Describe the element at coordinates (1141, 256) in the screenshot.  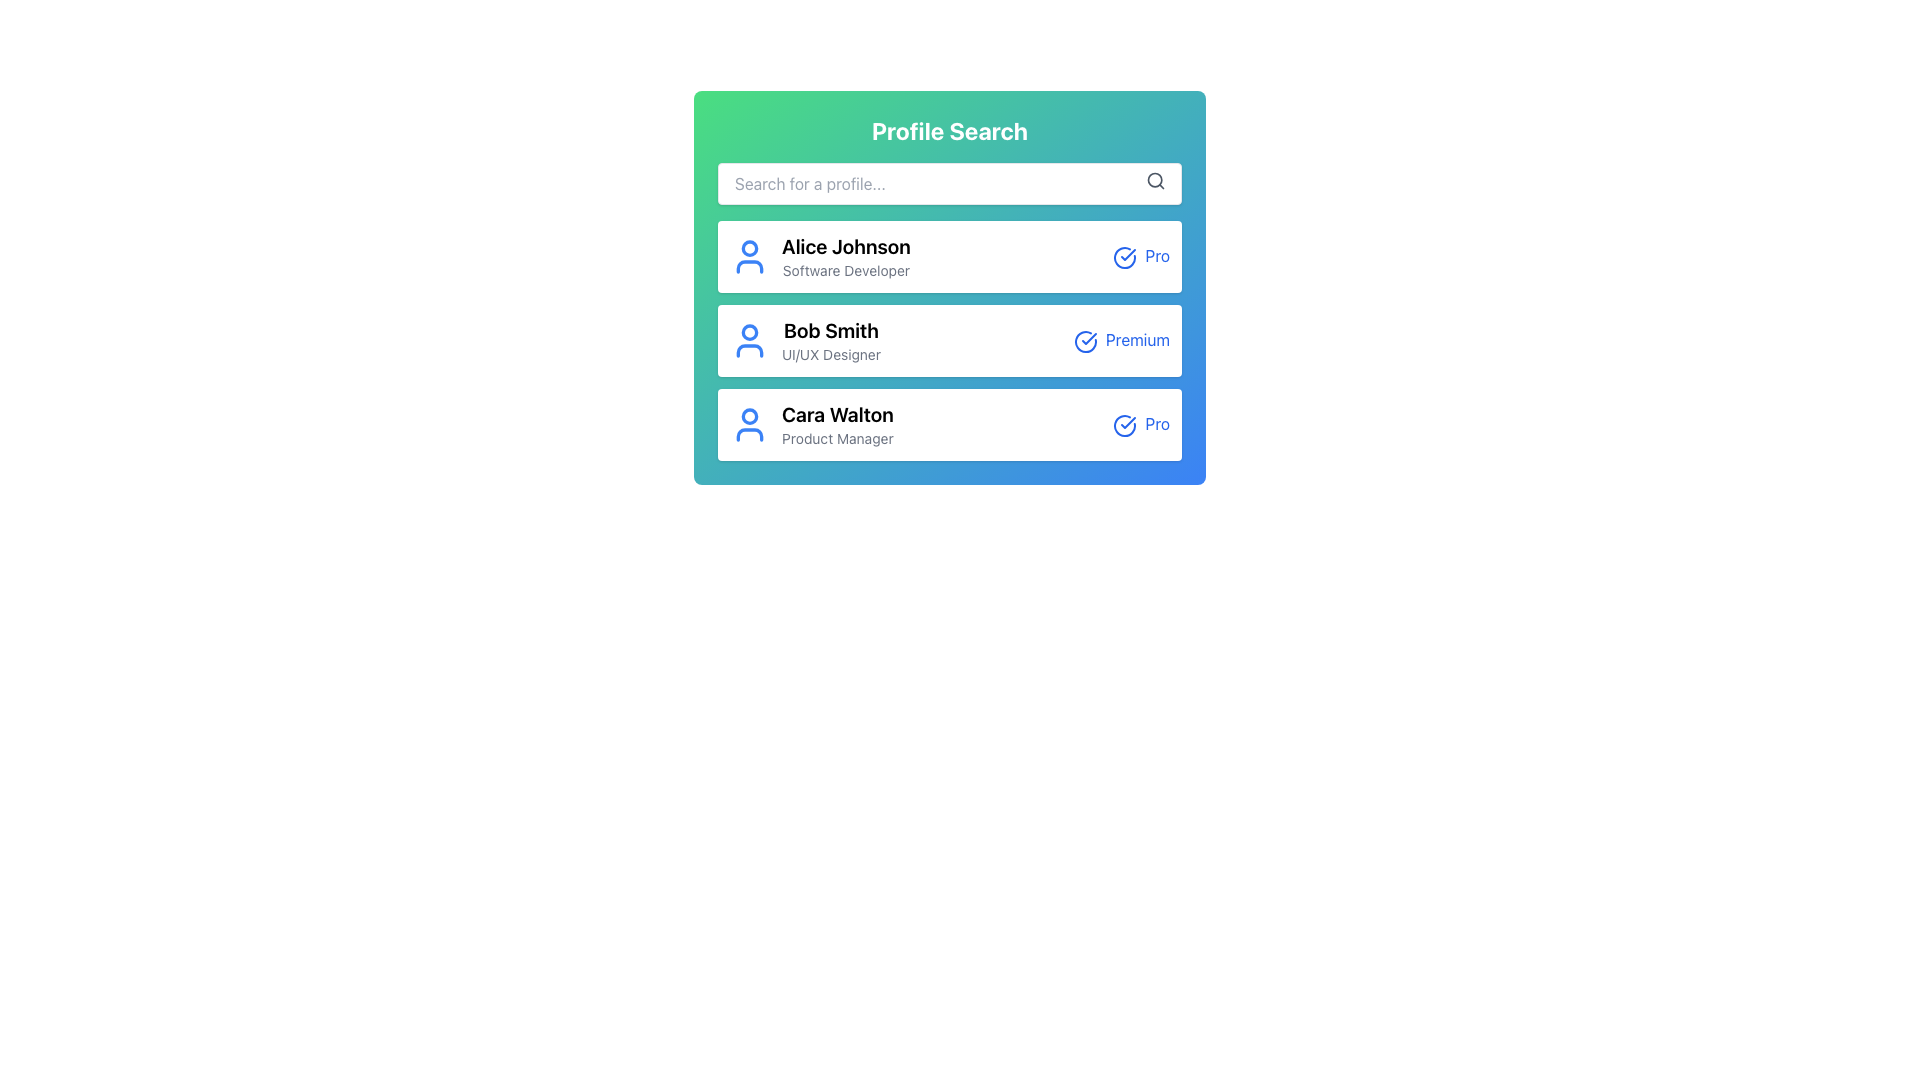
I see `text label 'Pro' styled in blue, located to the far right of 'Alice Johnson' in the top list item` at that location.